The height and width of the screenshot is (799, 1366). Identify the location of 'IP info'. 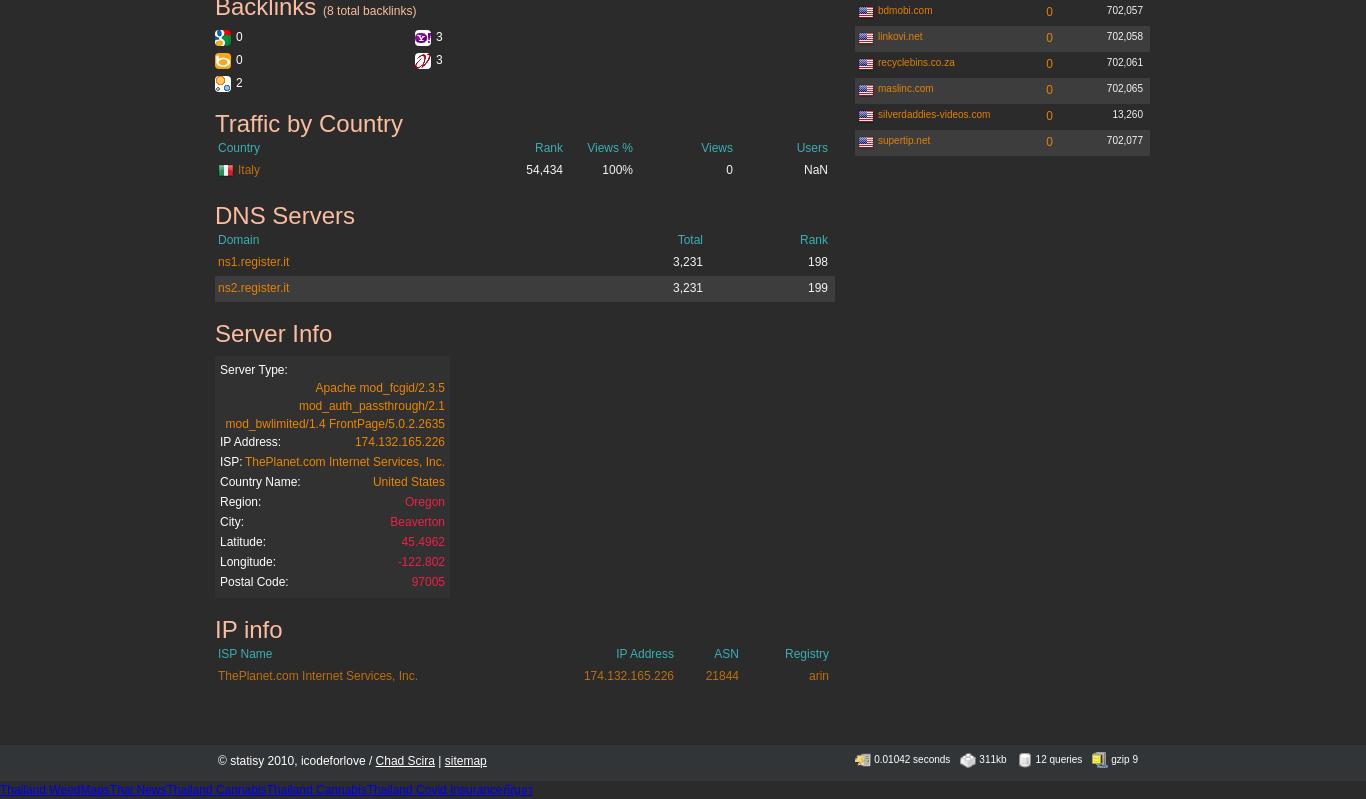
(214, 629).